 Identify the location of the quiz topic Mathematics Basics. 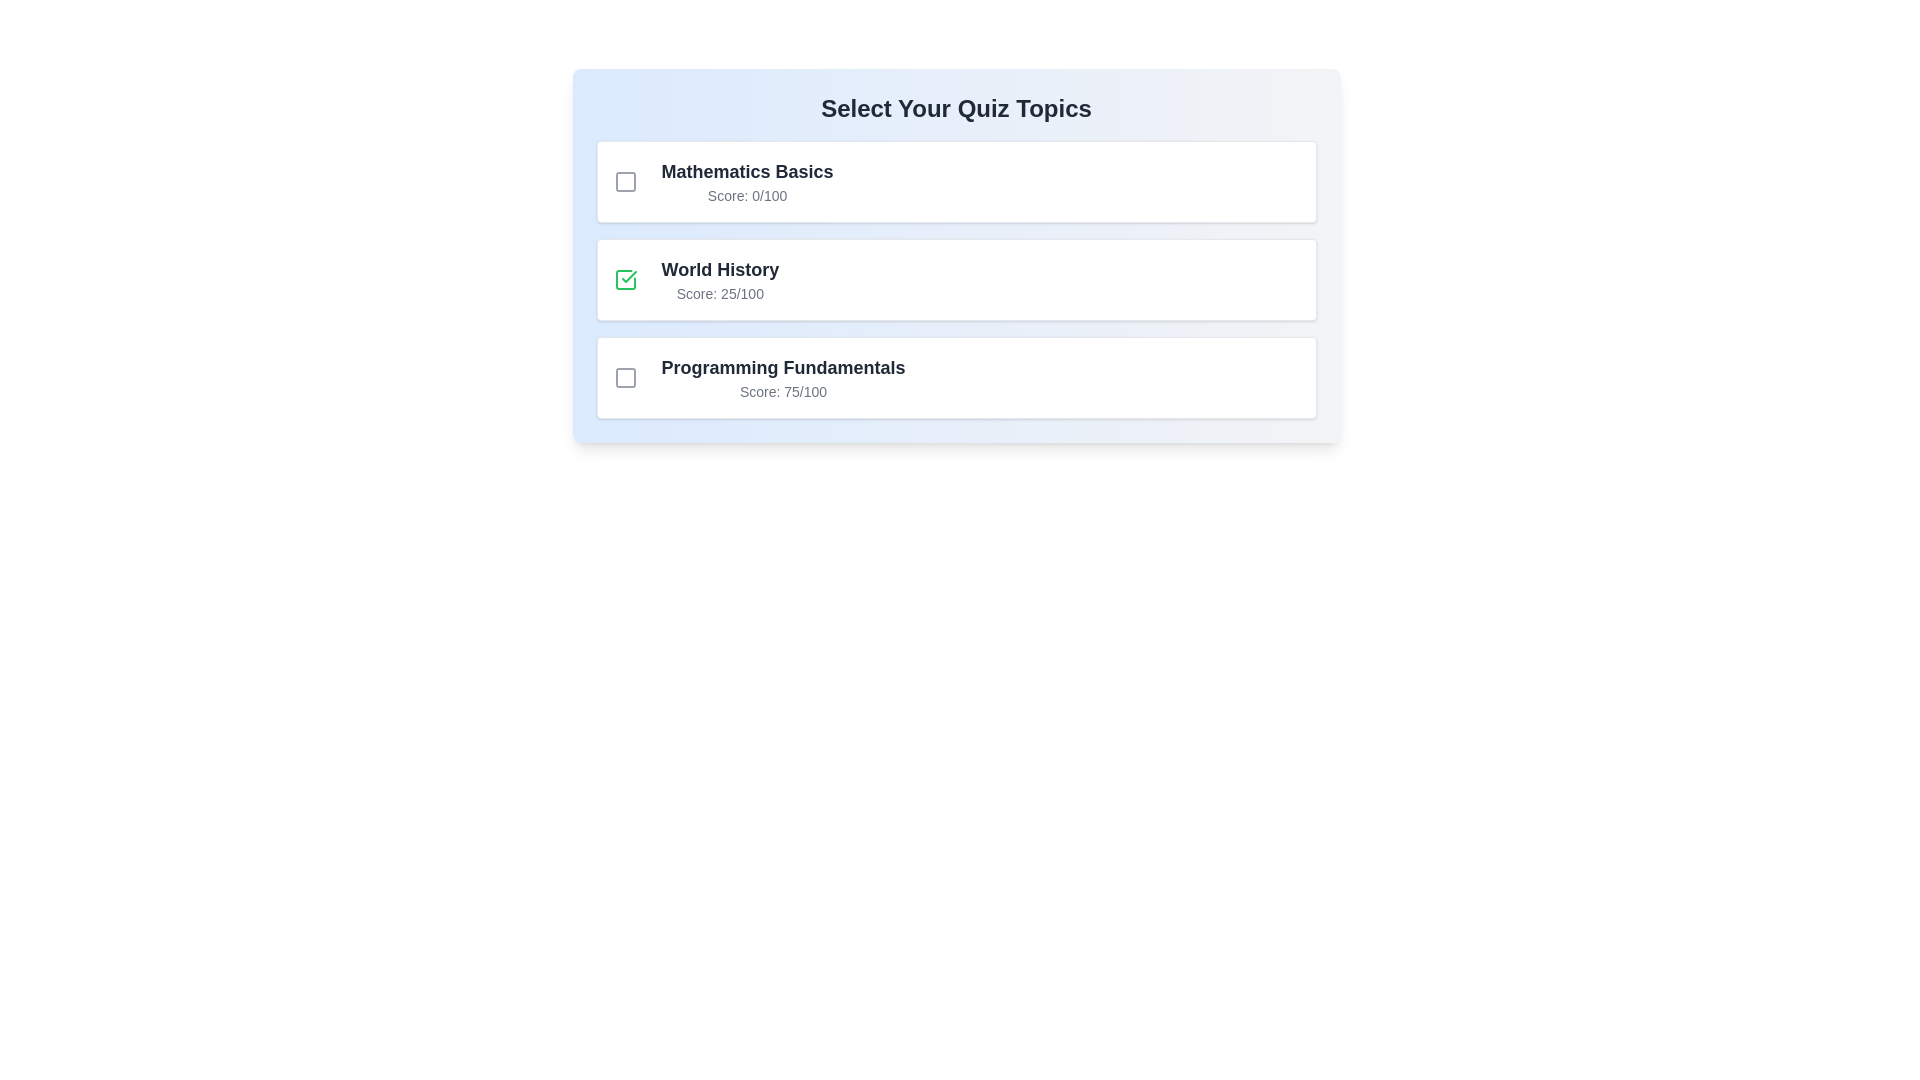
(624, 181).